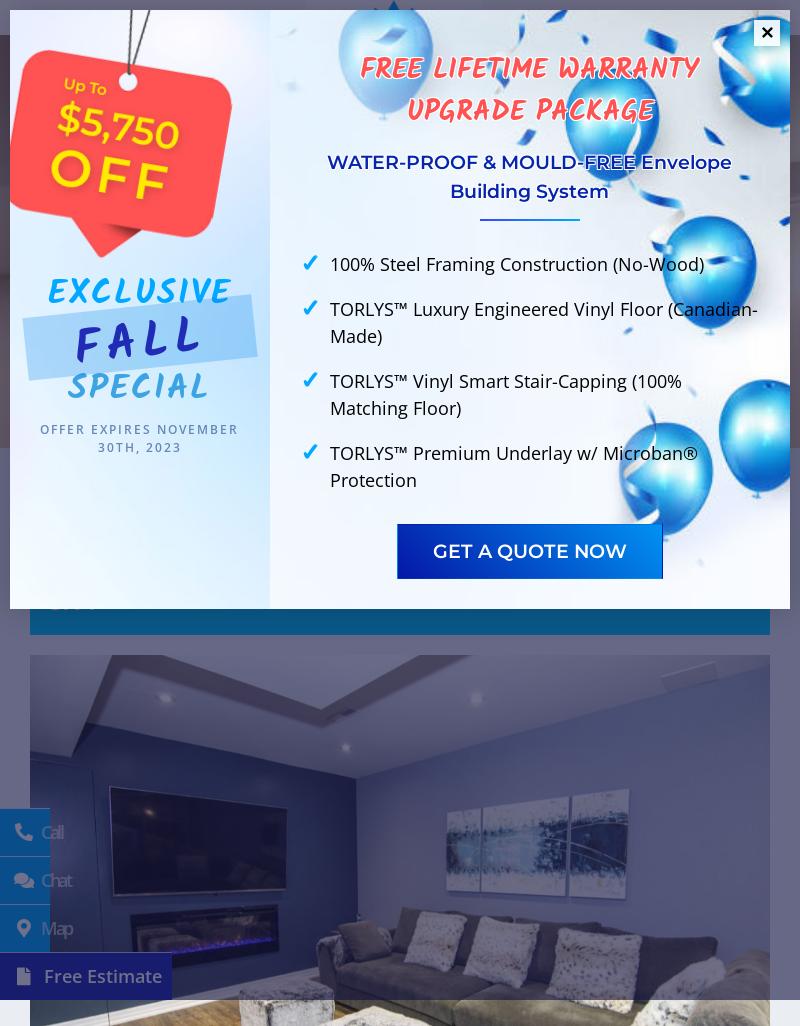 This screenshot has height=1026, width=800. Describe the element at coordinates (391, 183) in the screenshot. I see `'Basement Renovations King City'` at that location.